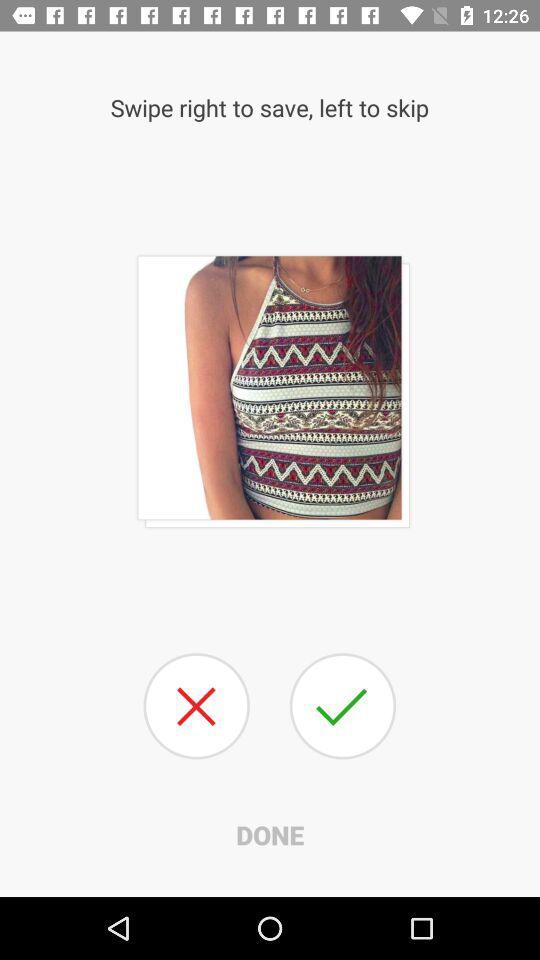 Image resolution: width=540 pixels, height=960 pixels. I want to click on the check icon, so click(341, 706).